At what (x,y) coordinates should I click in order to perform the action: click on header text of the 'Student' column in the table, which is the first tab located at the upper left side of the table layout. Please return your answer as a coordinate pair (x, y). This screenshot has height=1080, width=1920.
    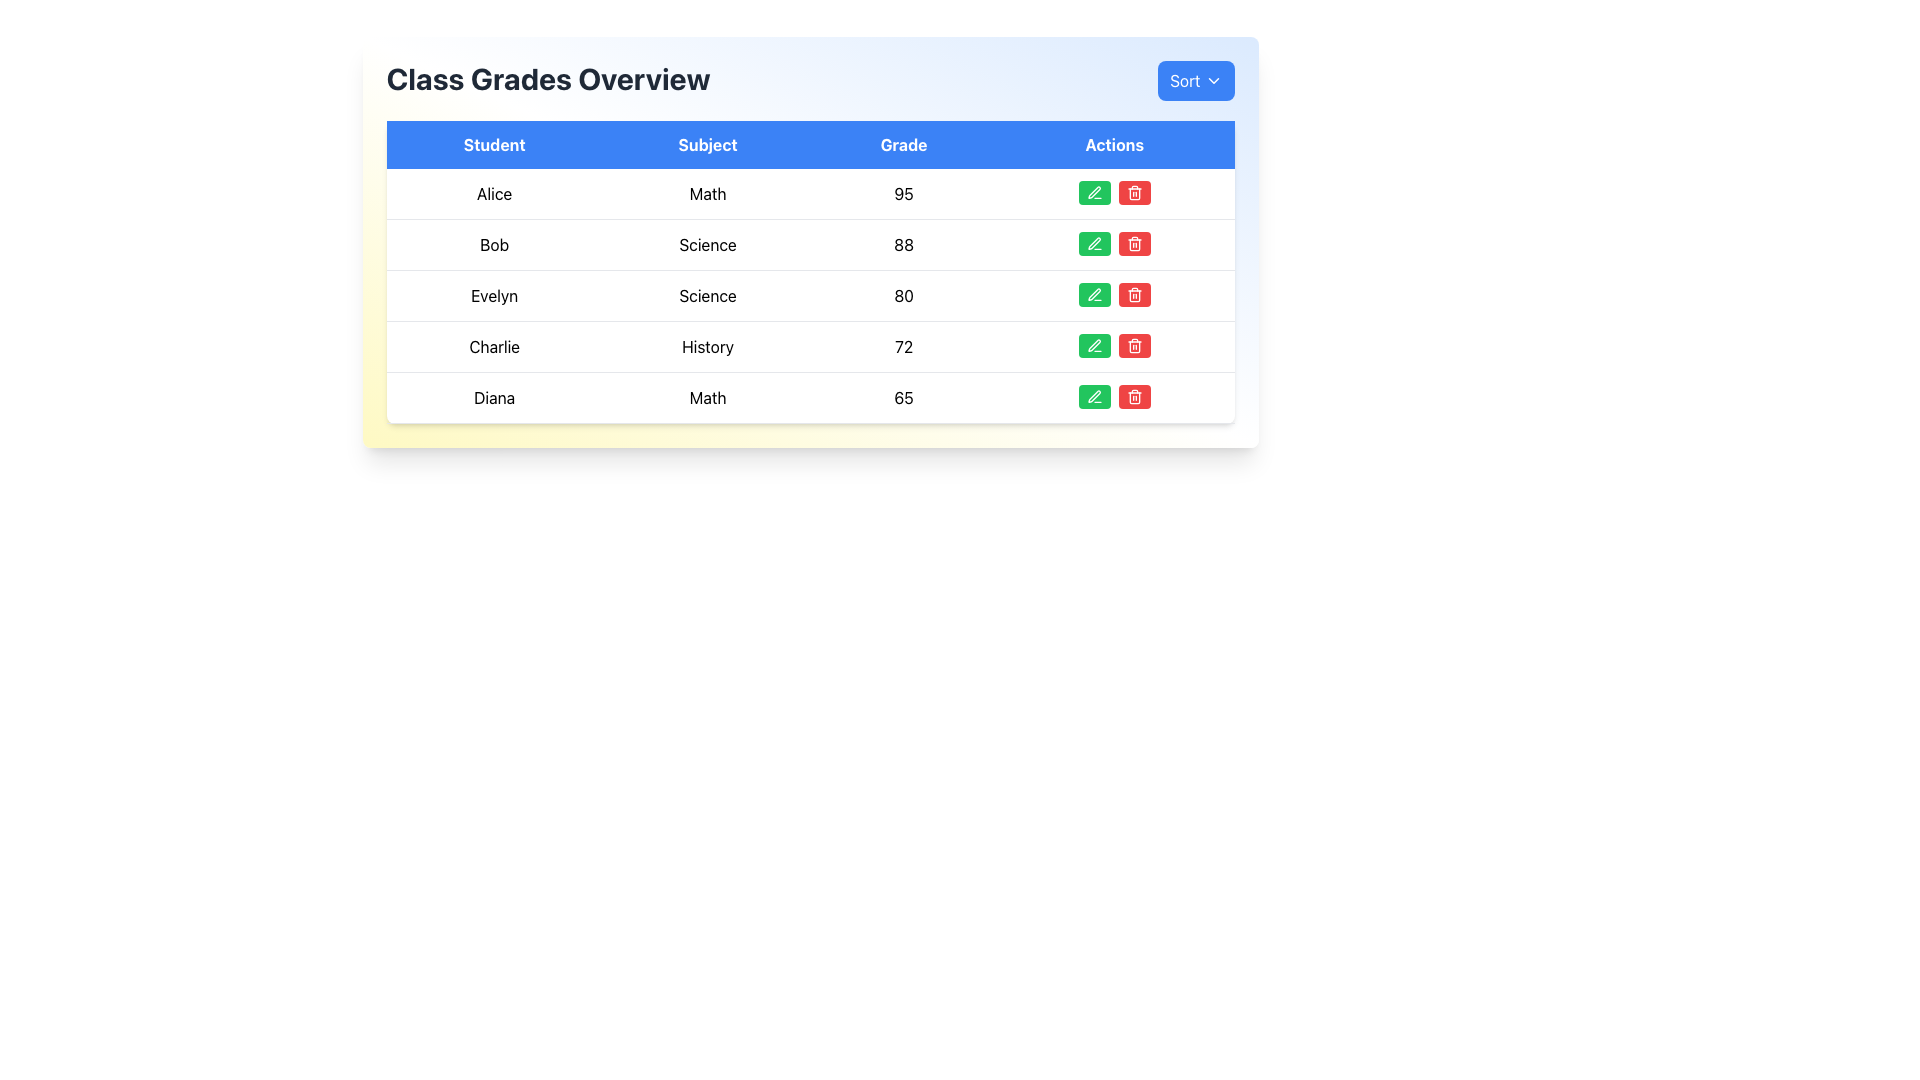
    Looking at the image, I should click on (494, 144).